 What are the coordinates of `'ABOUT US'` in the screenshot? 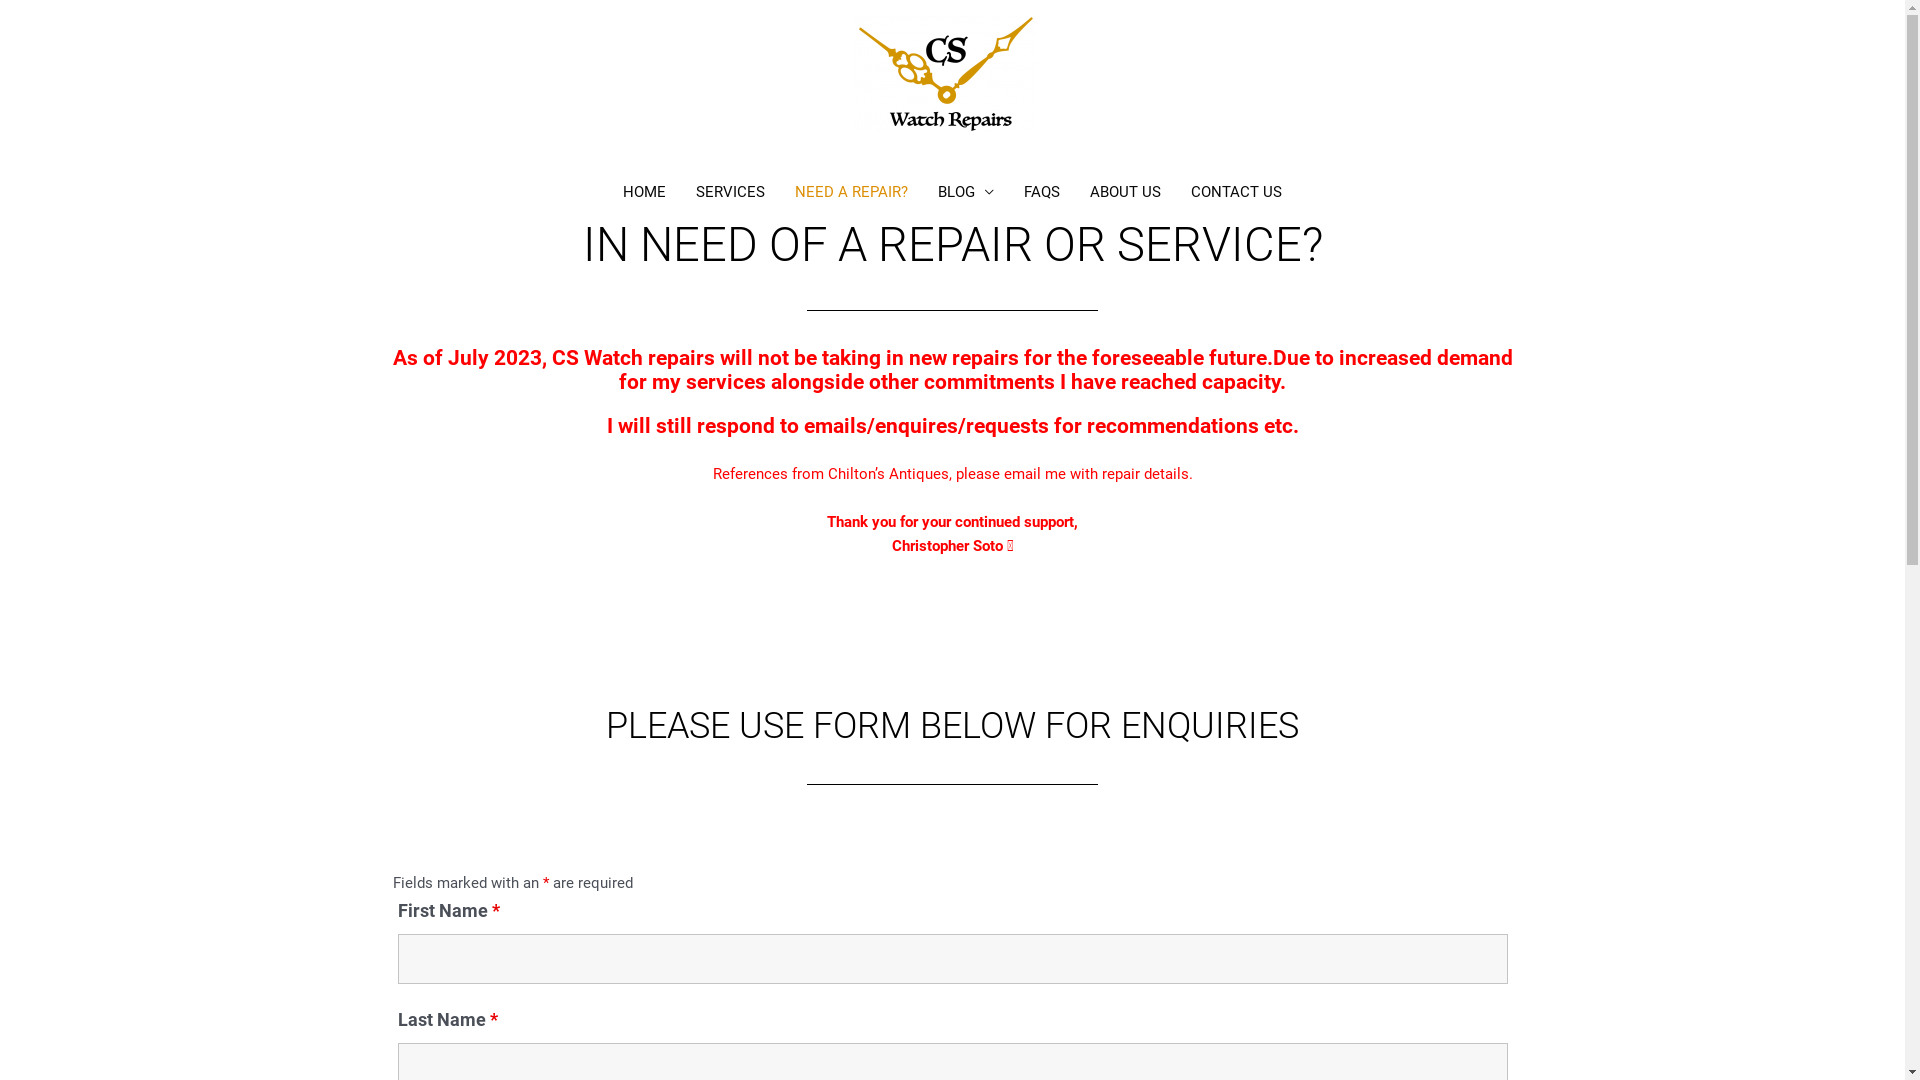 It's located at (1125, 192).